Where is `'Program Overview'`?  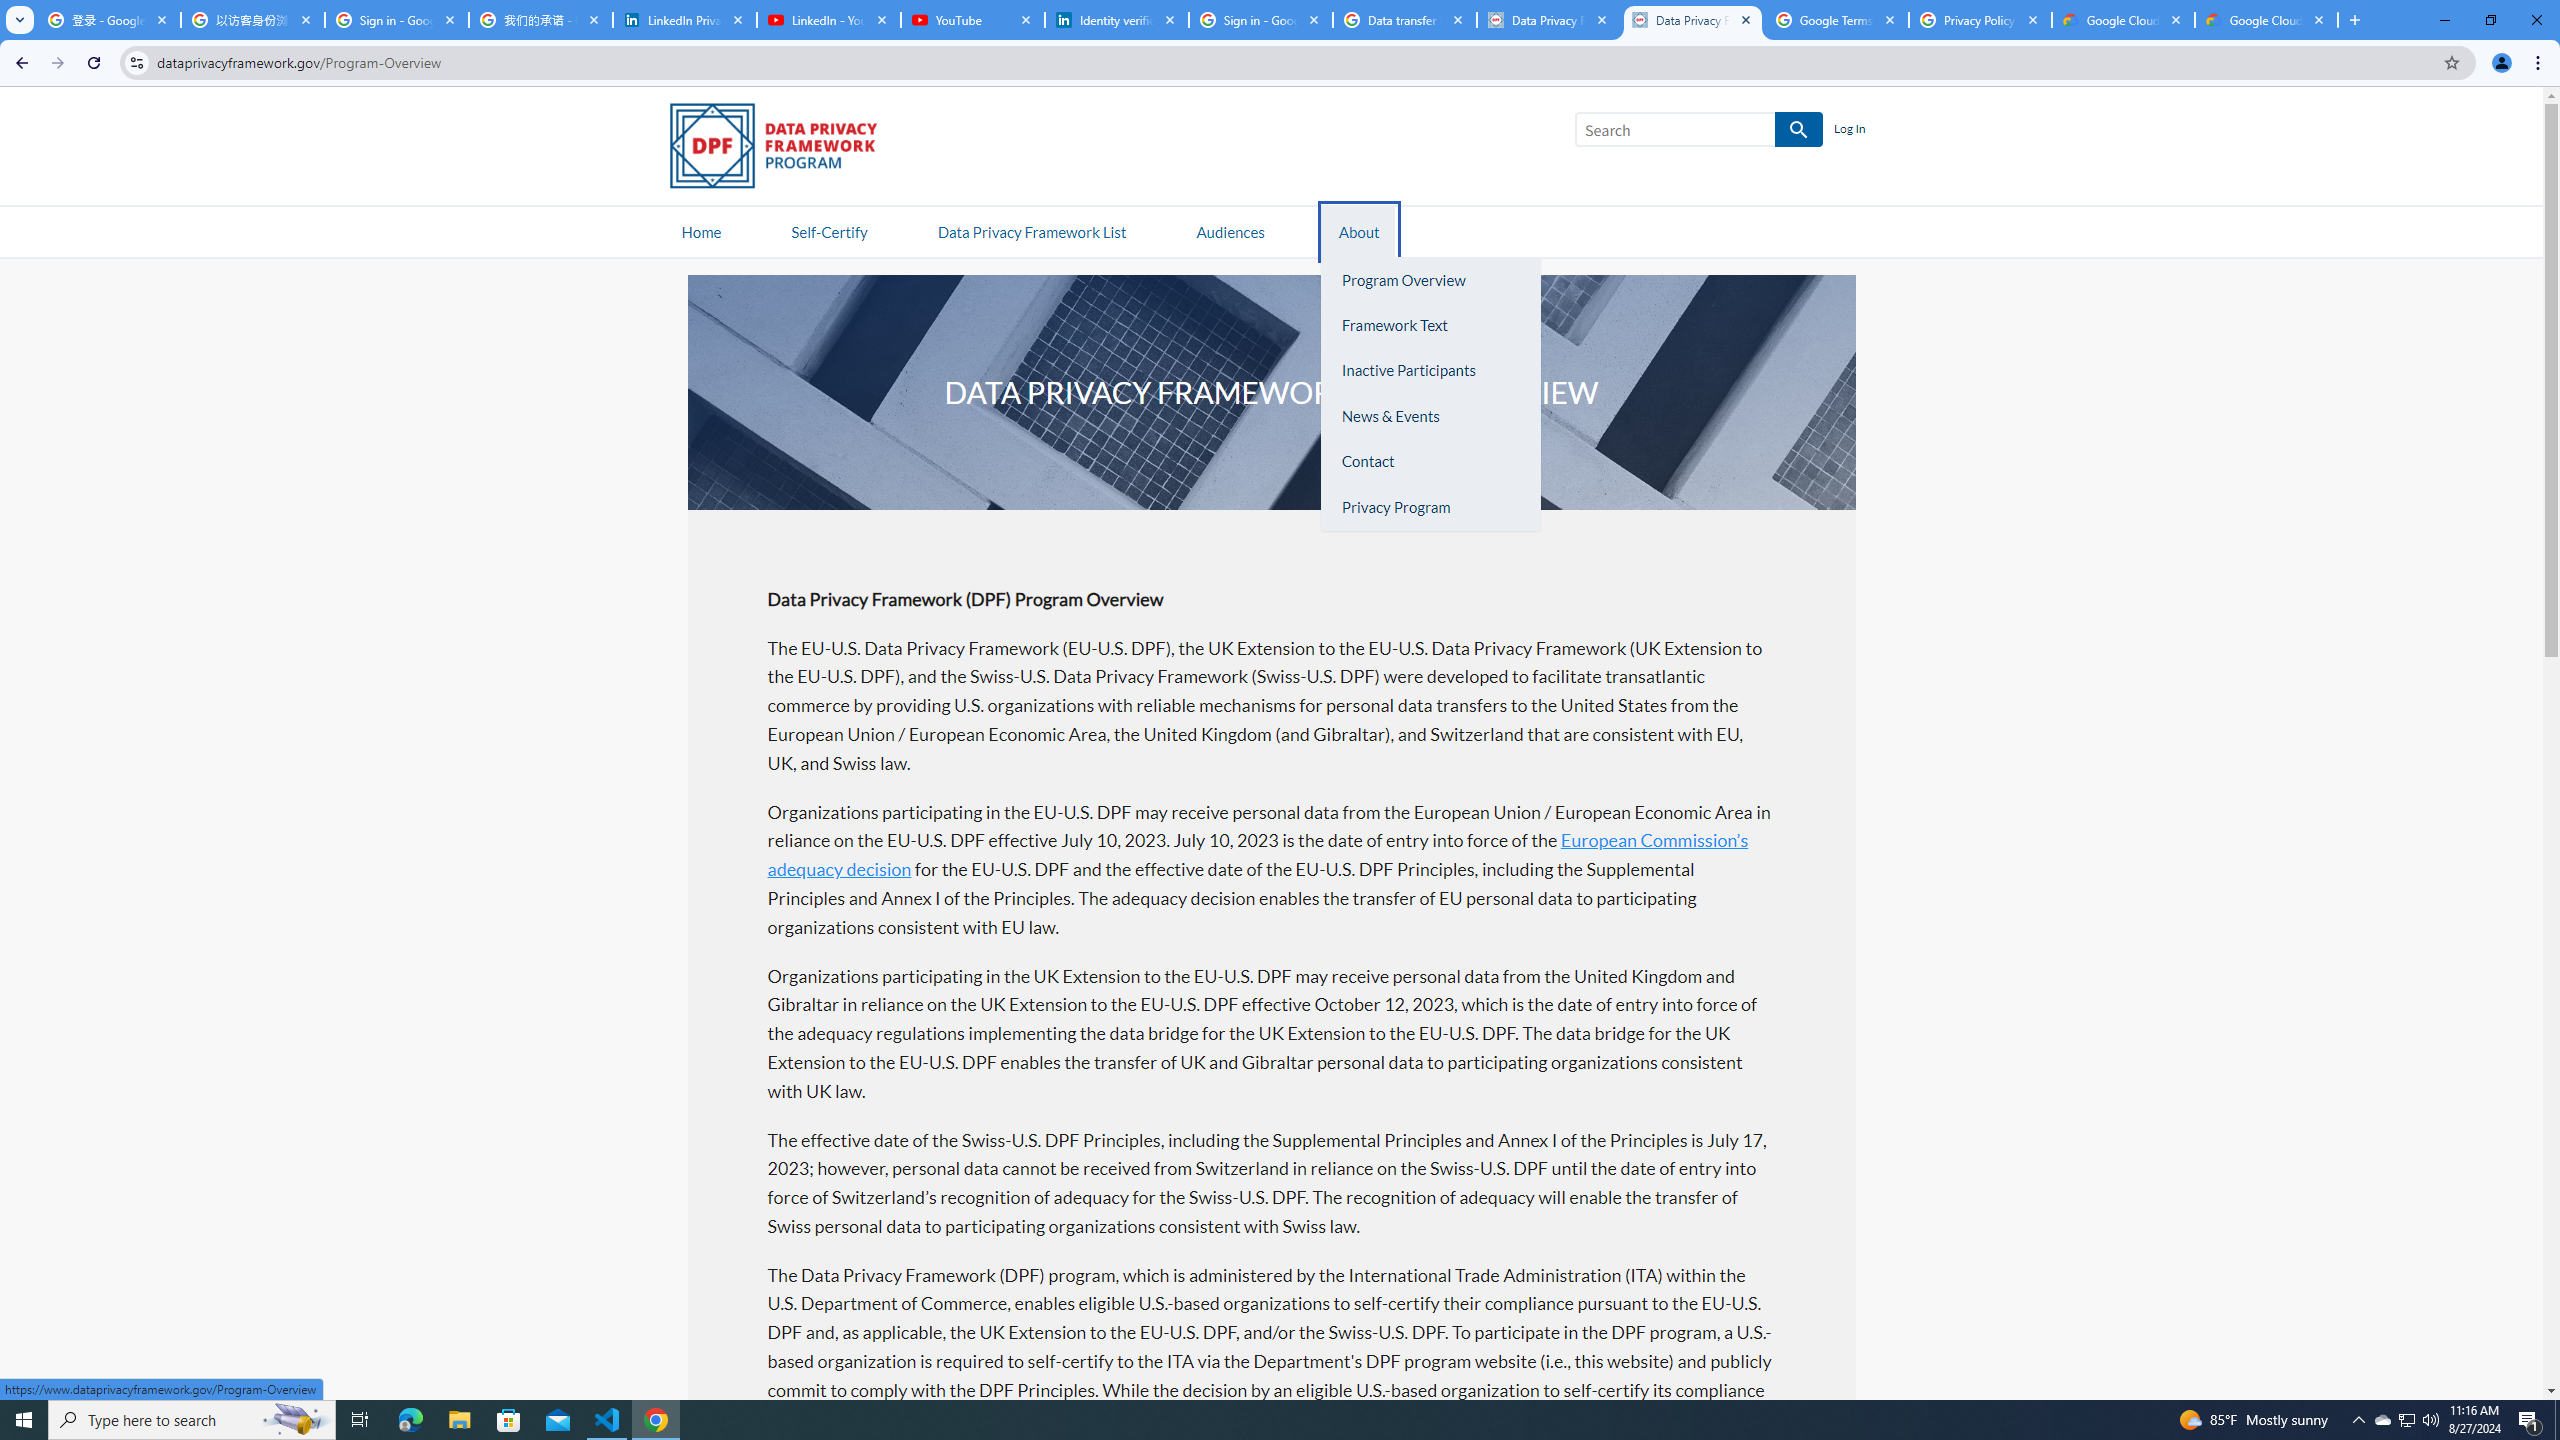 'Program Overview' is located at coordinates (1430, 279).